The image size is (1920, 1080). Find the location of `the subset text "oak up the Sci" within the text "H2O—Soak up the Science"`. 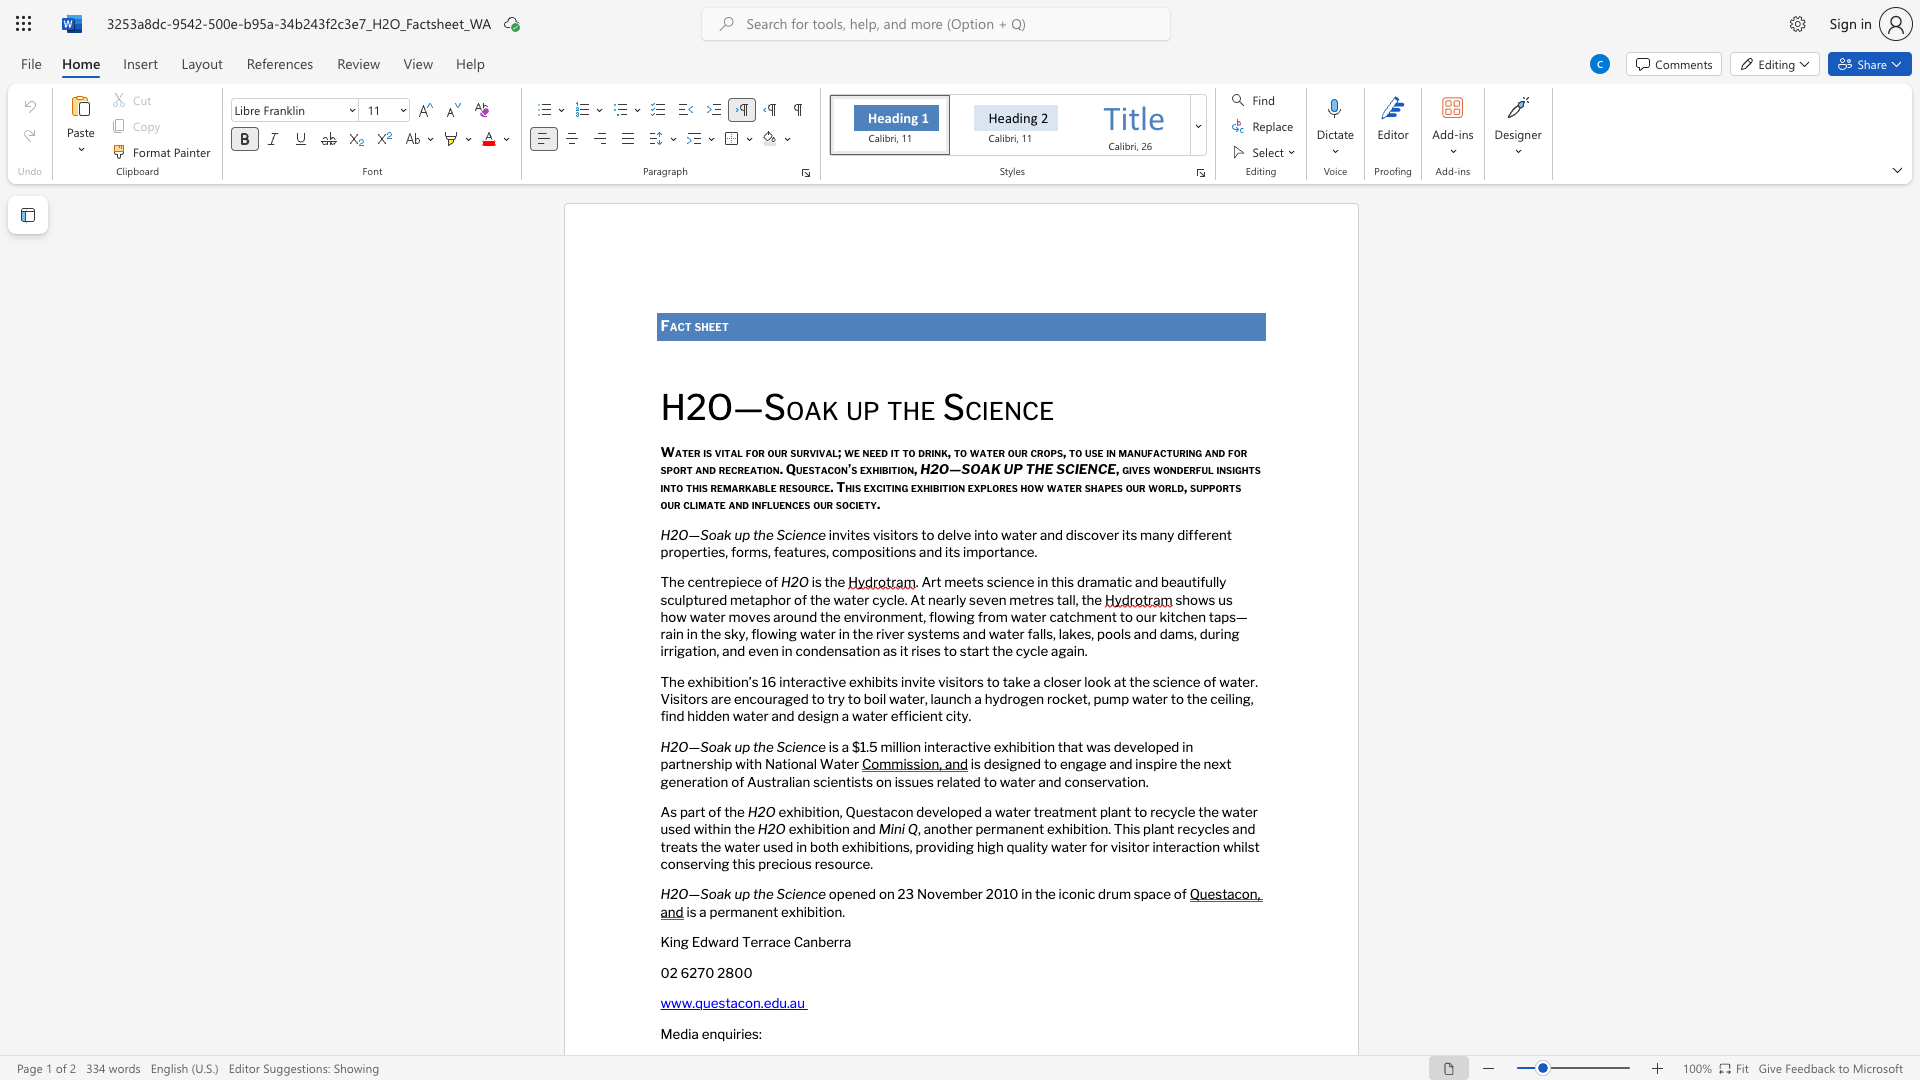

the subset text "oak up the Sci" within the text "H2O—Soak up the Science" is located at coordinates (708, 893).